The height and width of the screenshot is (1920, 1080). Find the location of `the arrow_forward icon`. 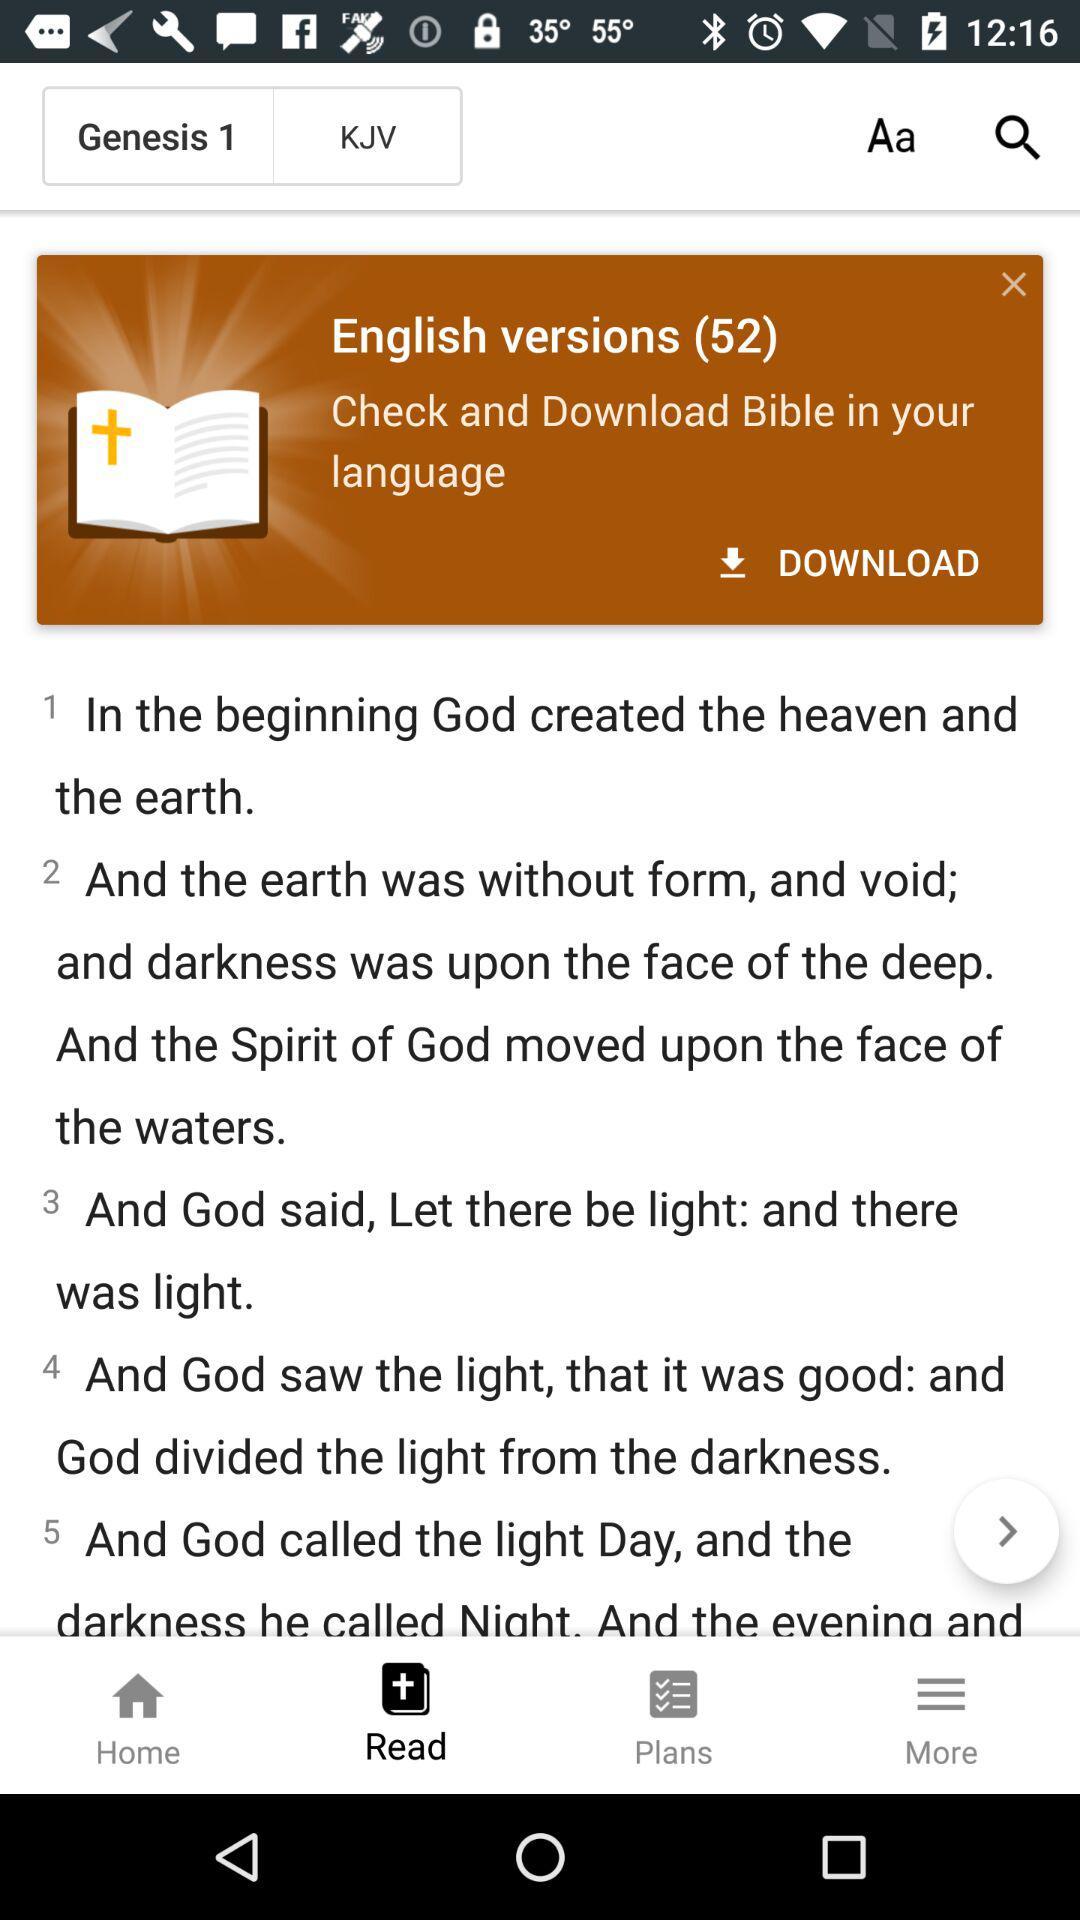

the arrow_forward icon is located at coordinates (1006, 1530).